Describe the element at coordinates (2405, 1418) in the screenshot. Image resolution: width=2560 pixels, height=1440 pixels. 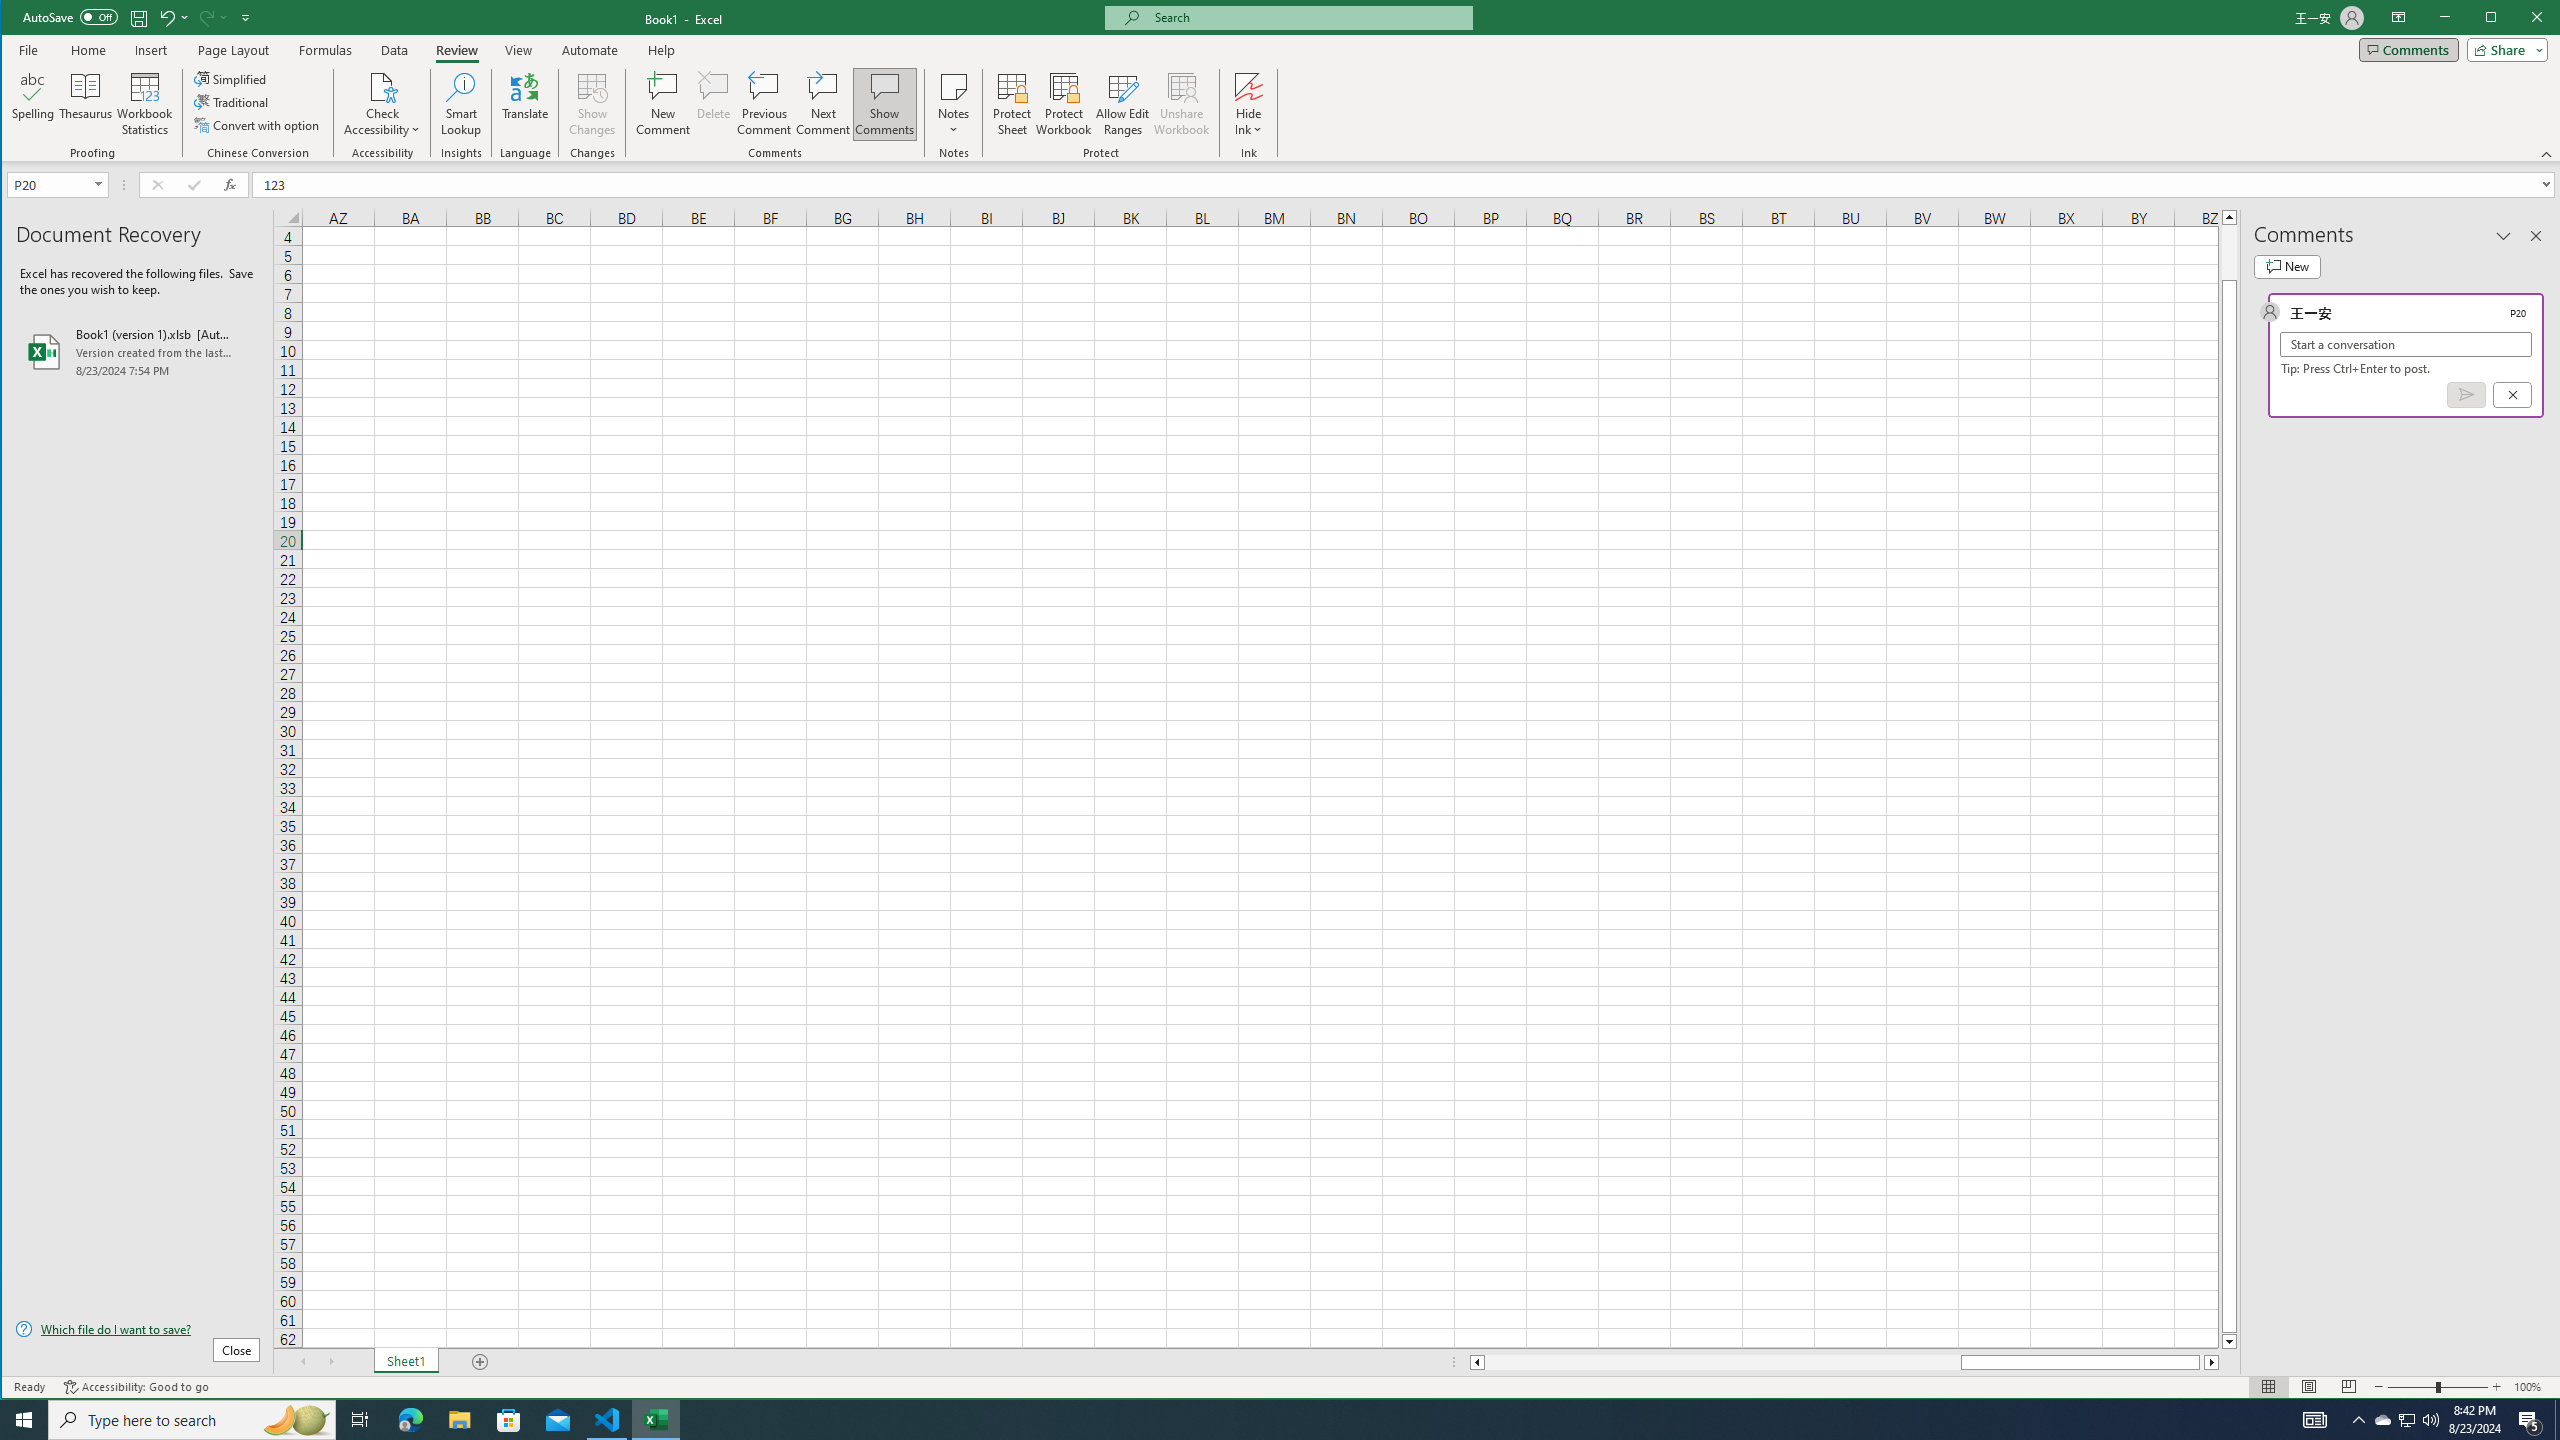
I see `'User Promoted Notification Area'` at that location.